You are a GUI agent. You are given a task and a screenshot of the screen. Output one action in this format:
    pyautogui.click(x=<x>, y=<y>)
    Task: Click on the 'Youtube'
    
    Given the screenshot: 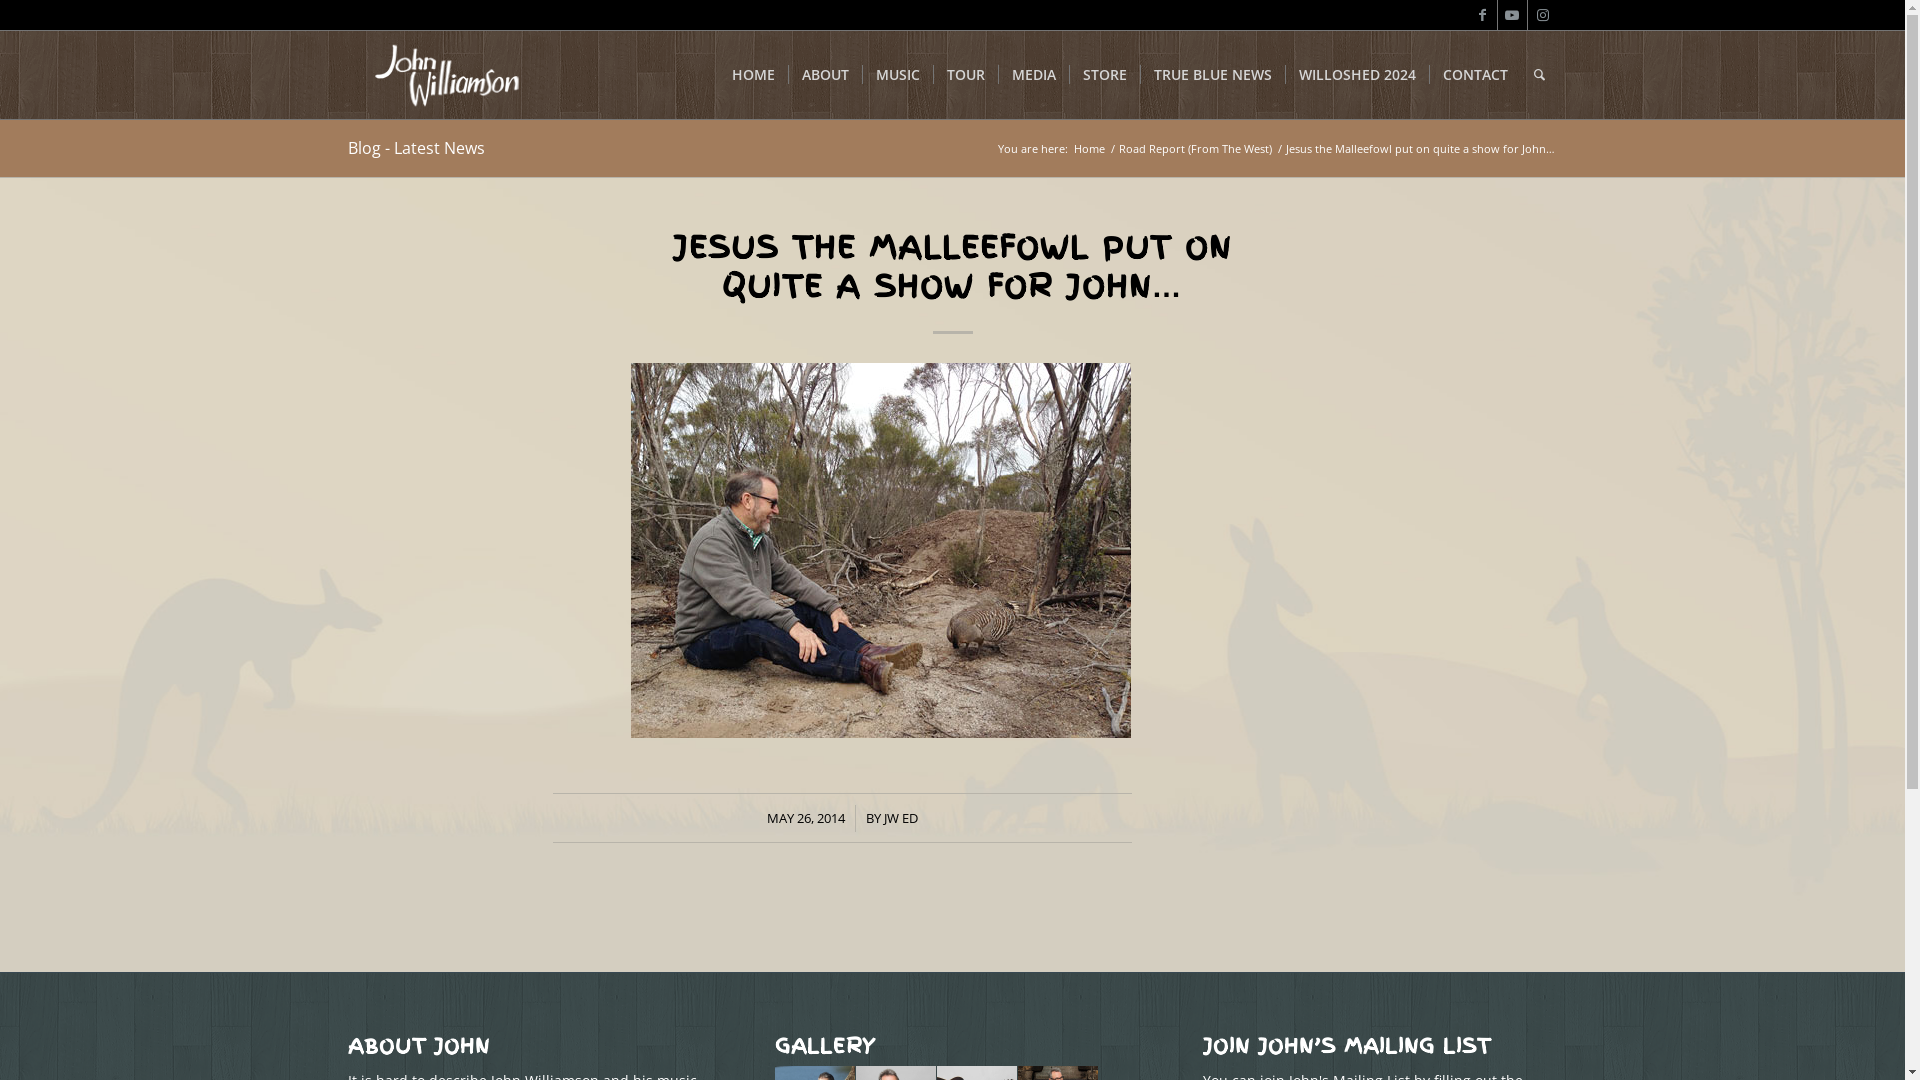 What is the action you would take?
    pyautogui.click(x=1512, y=15)
    